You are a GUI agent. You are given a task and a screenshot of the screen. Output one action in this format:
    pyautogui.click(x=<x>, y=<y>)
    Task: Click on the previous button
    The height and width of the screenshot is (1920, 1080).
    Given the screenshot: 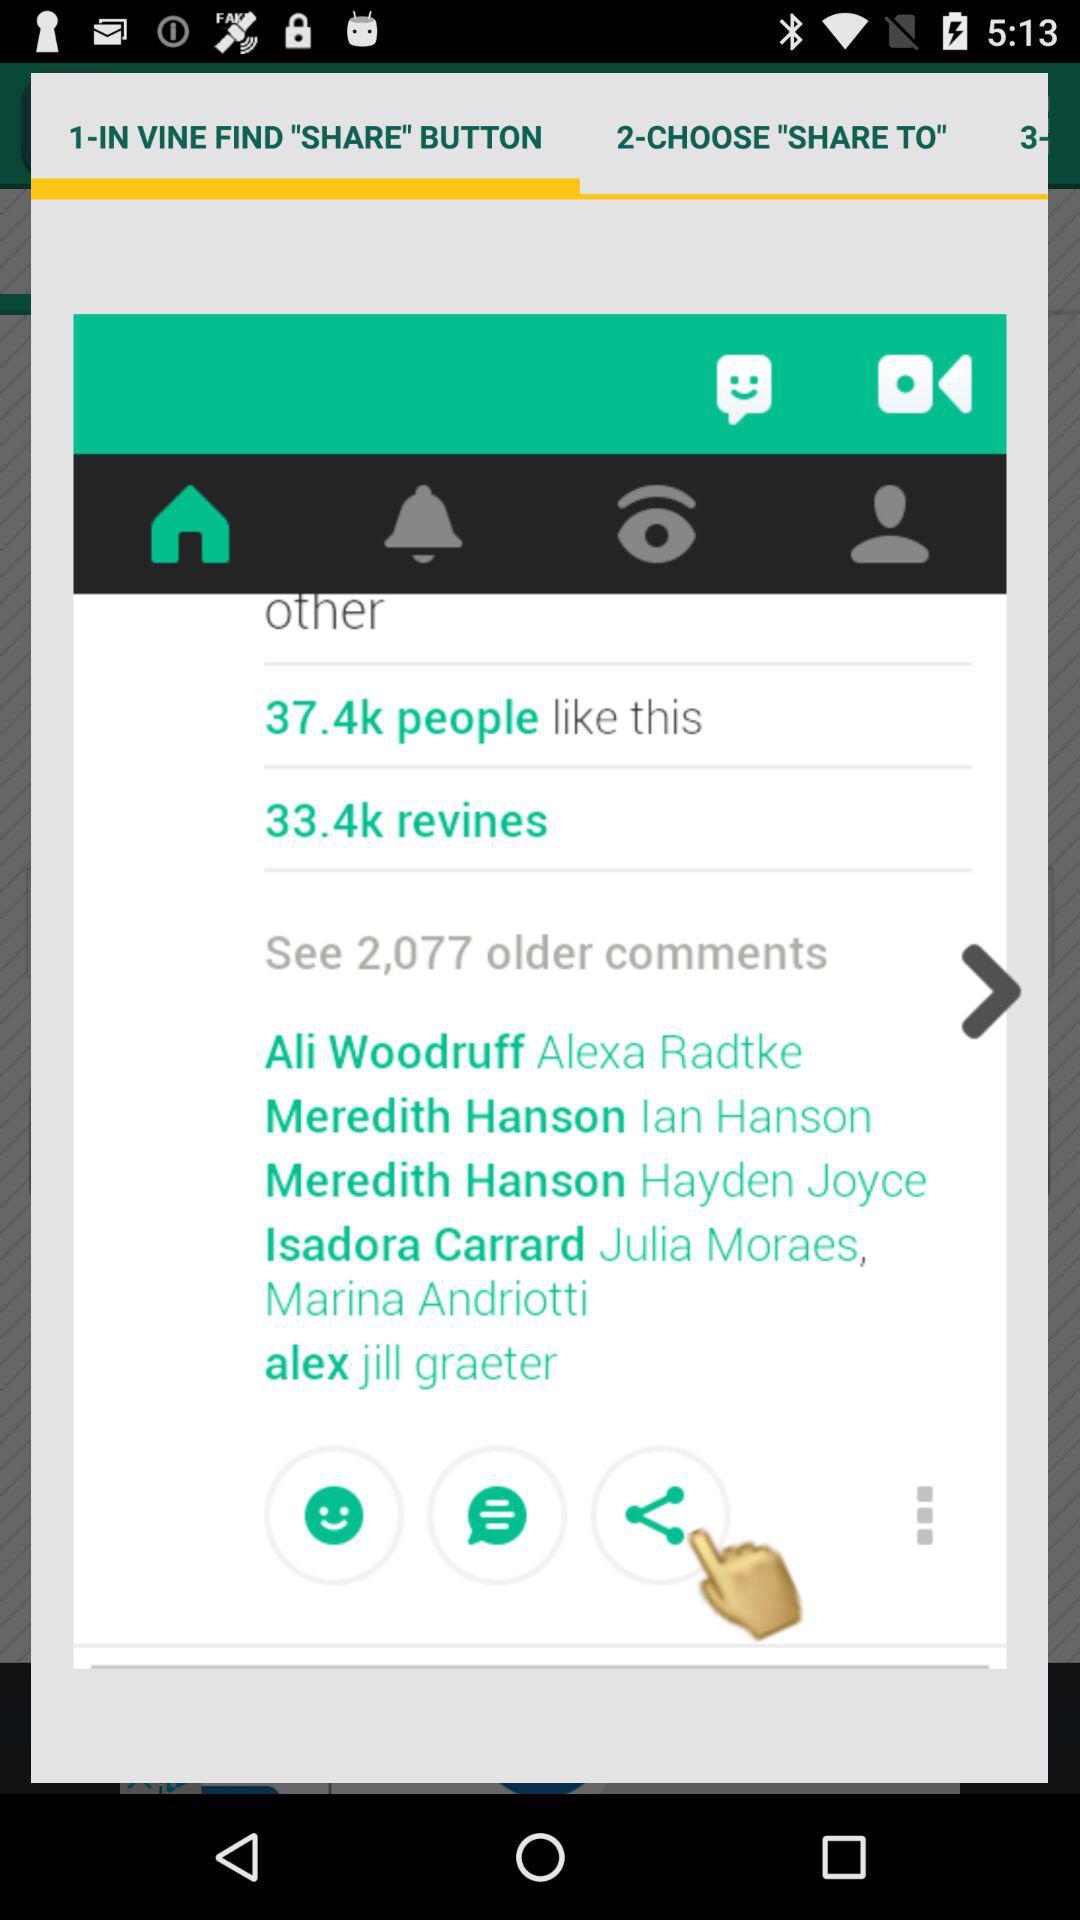 What is the action you would take?
    pyautogui.click(x=984, y=991)
    